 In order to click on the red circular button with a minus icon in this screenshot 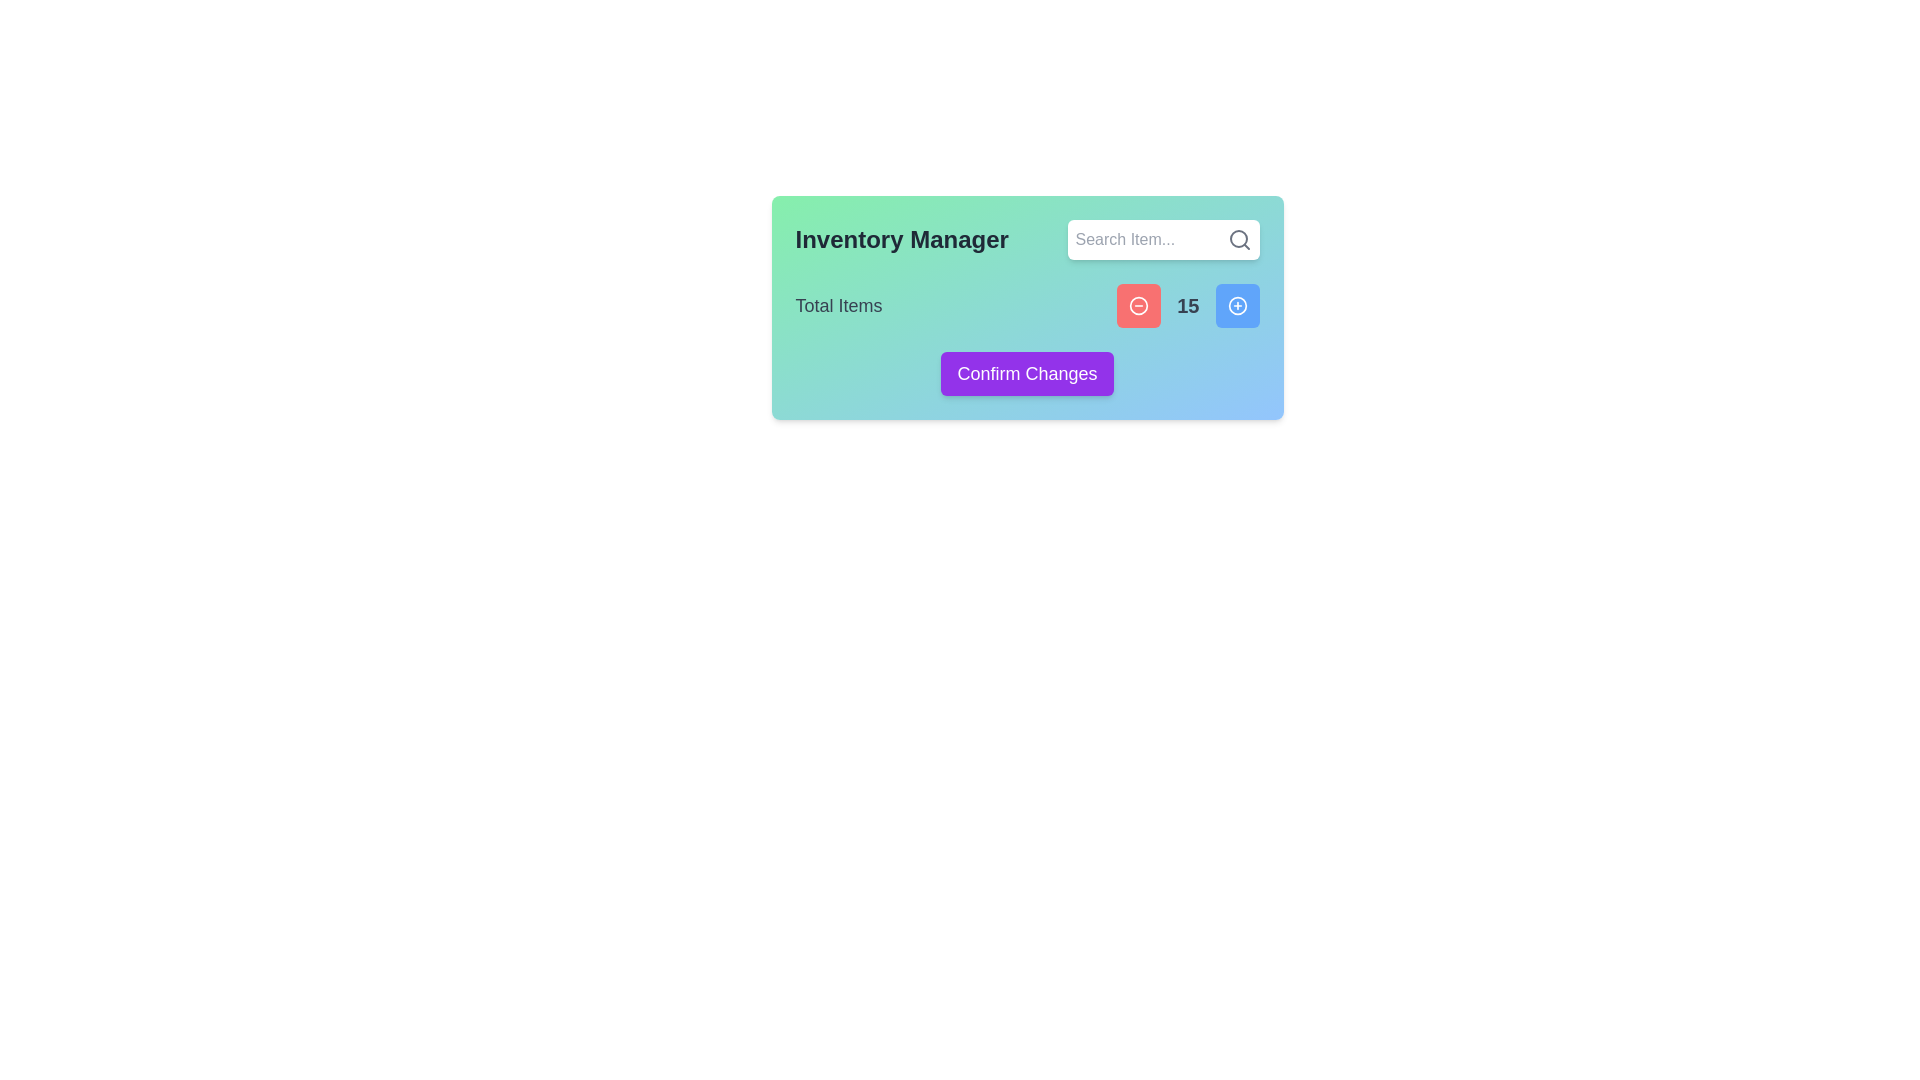, I will do `click(1139, 305)`.